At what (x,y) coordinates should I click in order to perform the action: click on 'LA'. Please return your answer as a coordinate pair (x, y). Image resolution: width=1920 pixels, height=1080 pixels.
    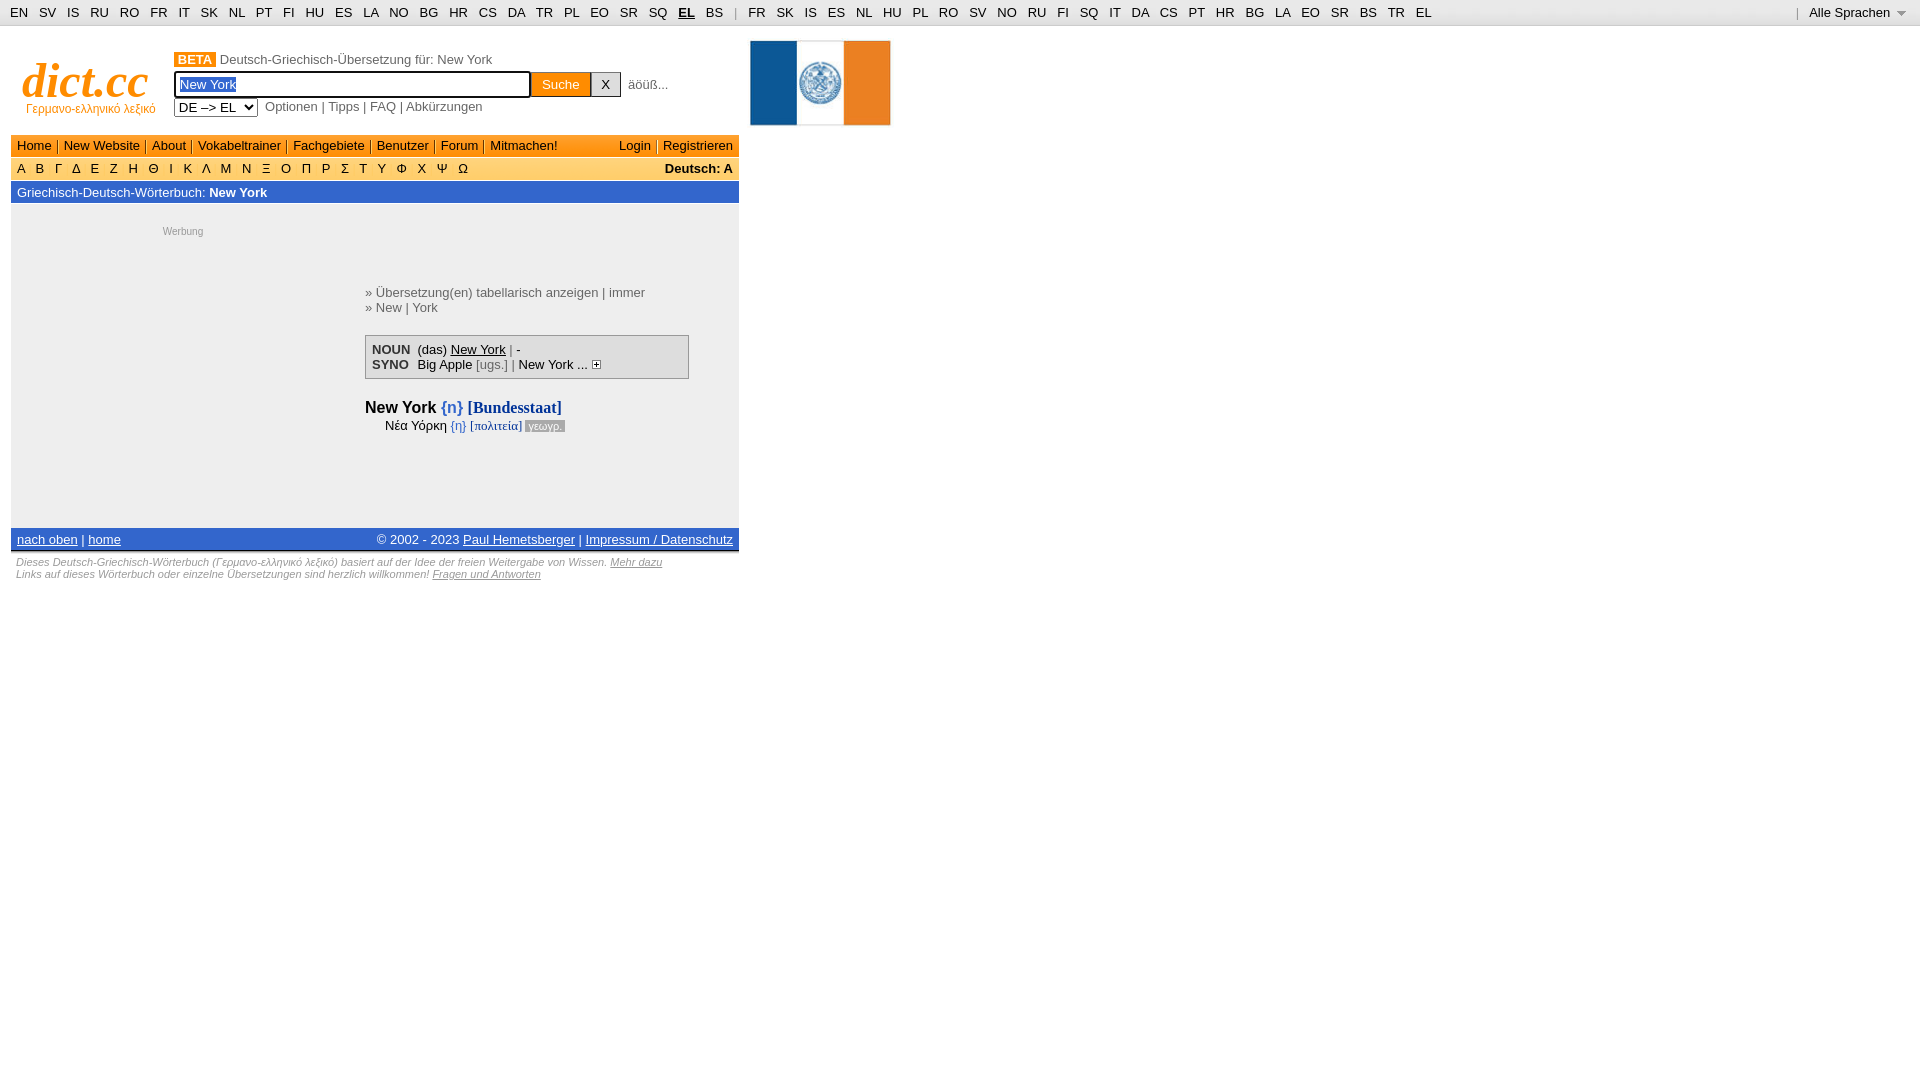
    Looking at the image, I should click on (1274, 12).